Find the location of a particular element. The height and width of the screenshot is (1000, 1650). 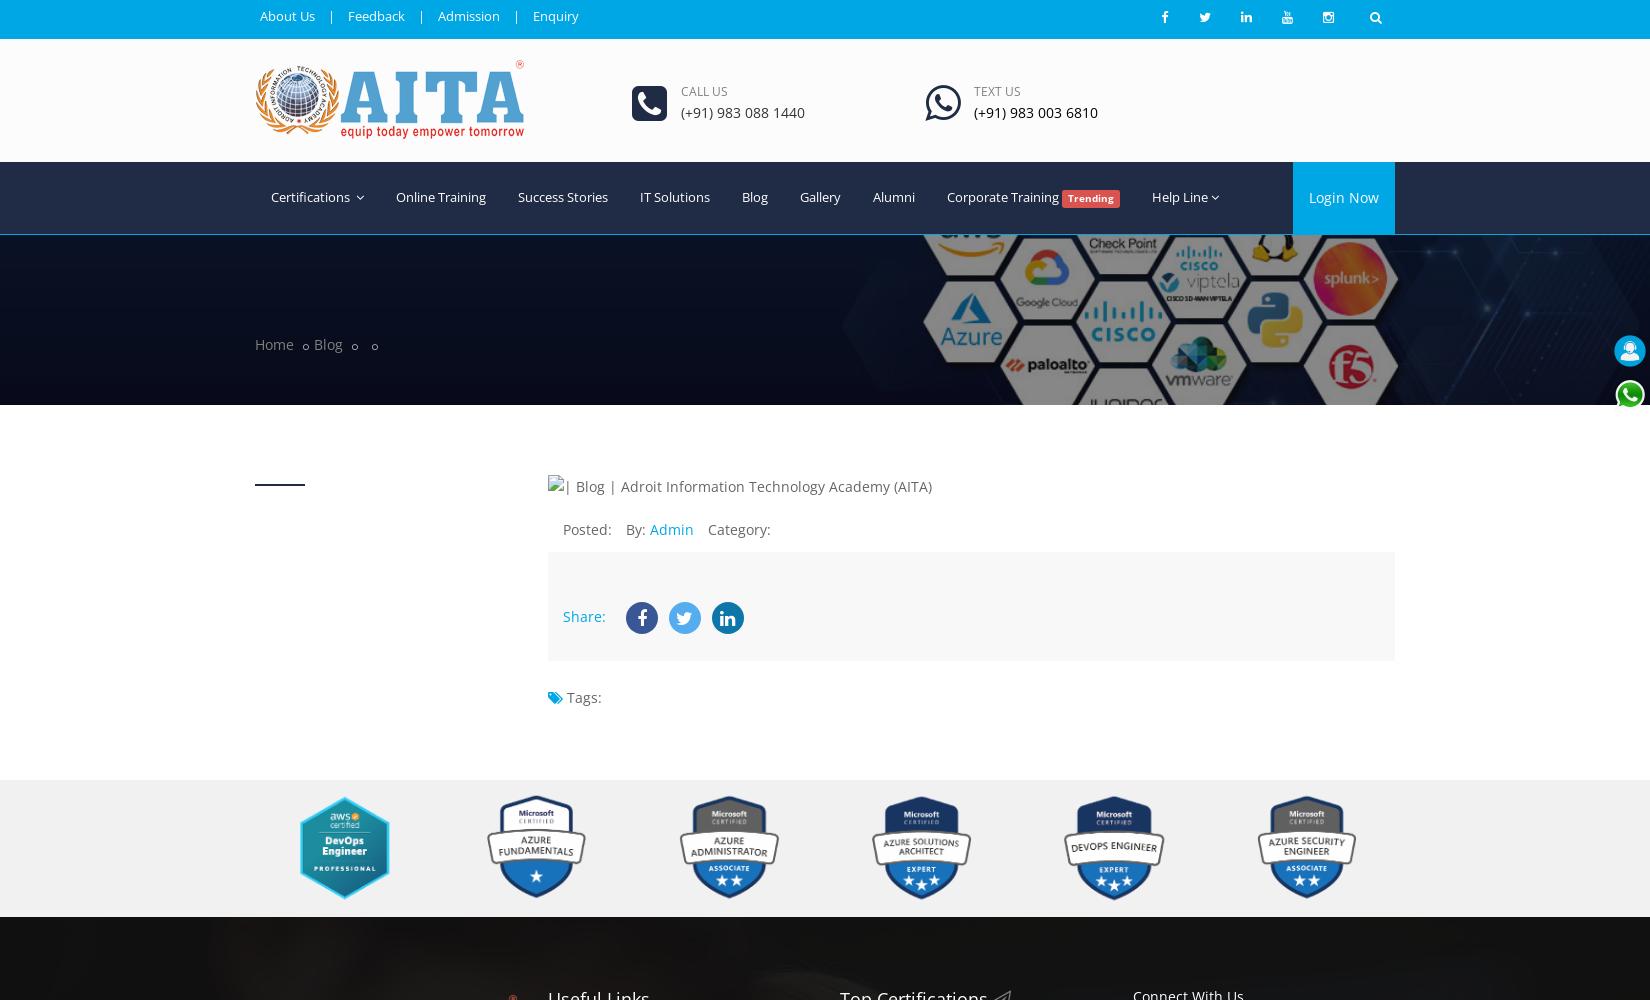

'Online Training' is located at coordinates (440, 195).